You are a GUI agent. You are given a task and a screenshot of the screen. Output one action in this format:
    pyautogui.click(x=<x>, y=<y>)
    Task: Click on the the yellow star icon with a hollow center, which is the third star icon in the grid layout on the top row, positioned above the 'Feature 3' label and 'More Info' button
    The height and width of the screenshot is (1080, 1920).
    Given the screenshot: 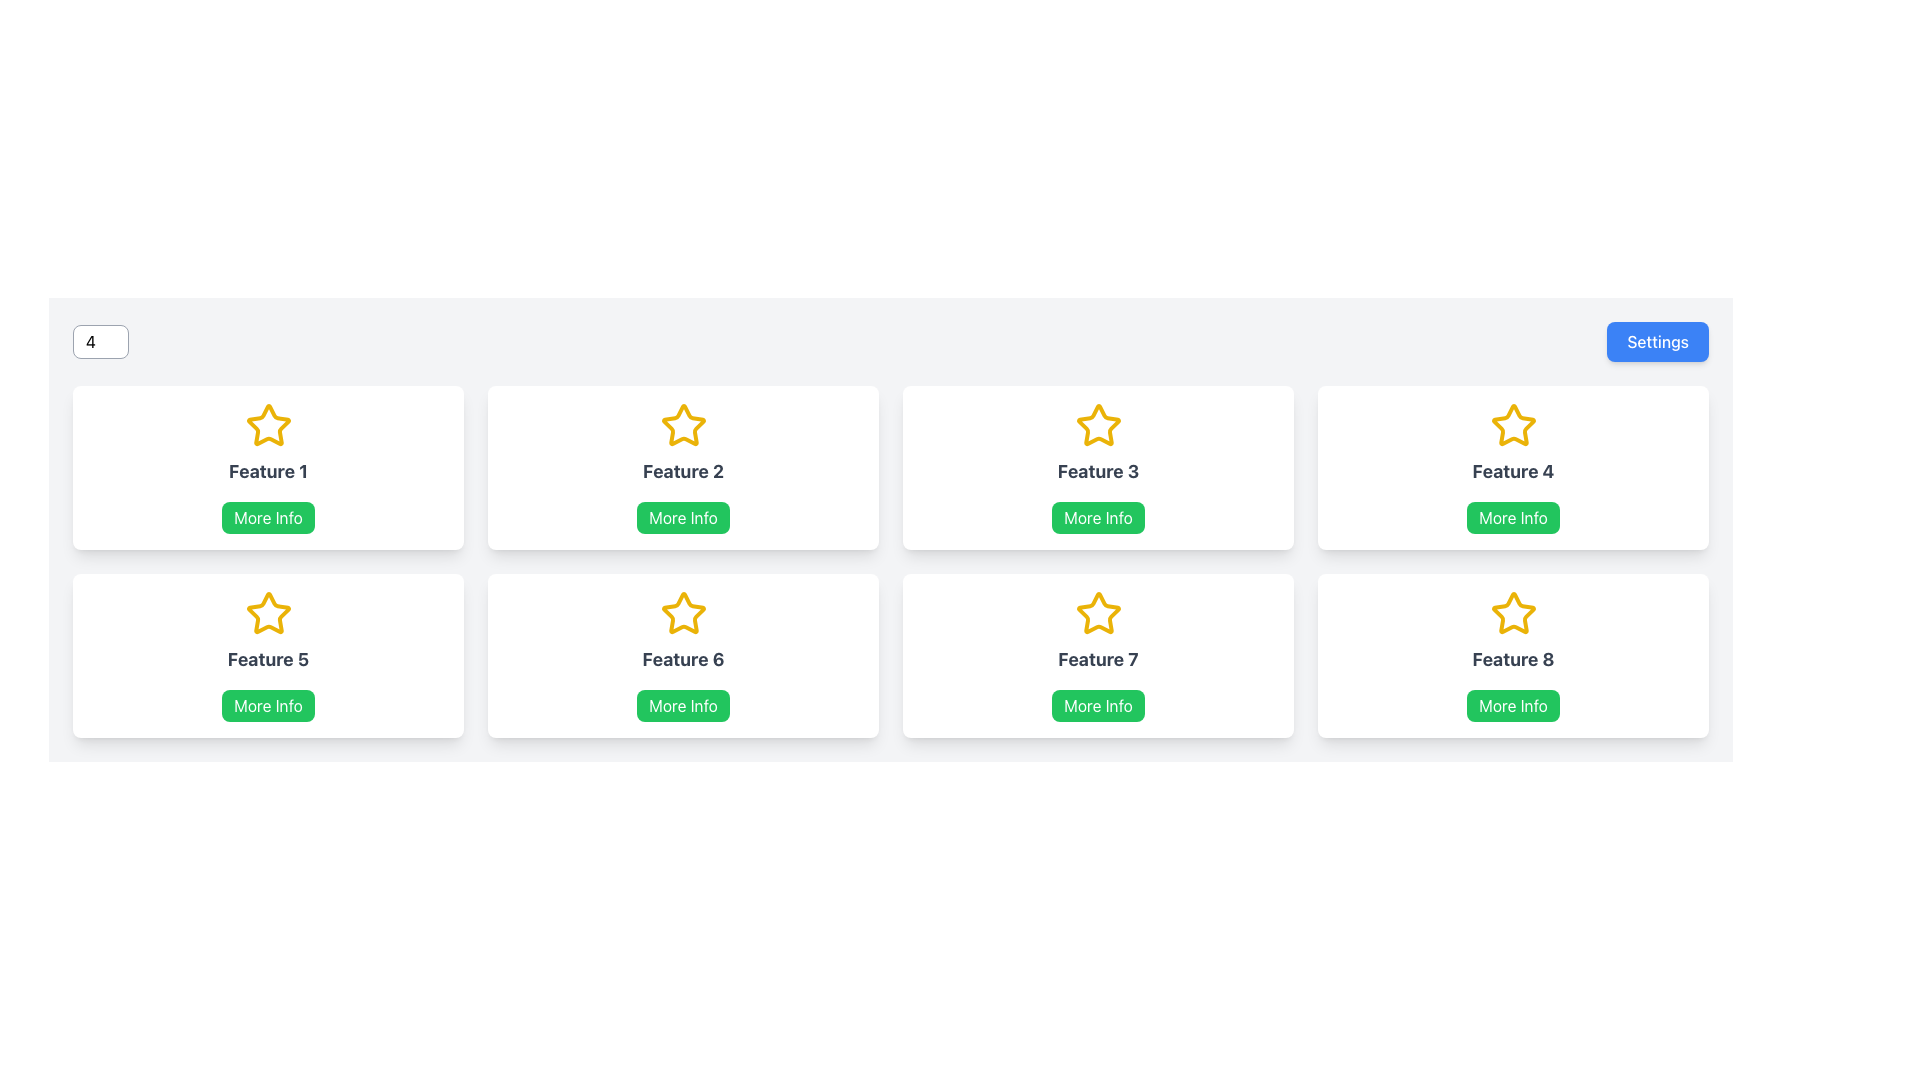 What is the action you would take?
    pyautogui.click(x=1097, y=424)
    